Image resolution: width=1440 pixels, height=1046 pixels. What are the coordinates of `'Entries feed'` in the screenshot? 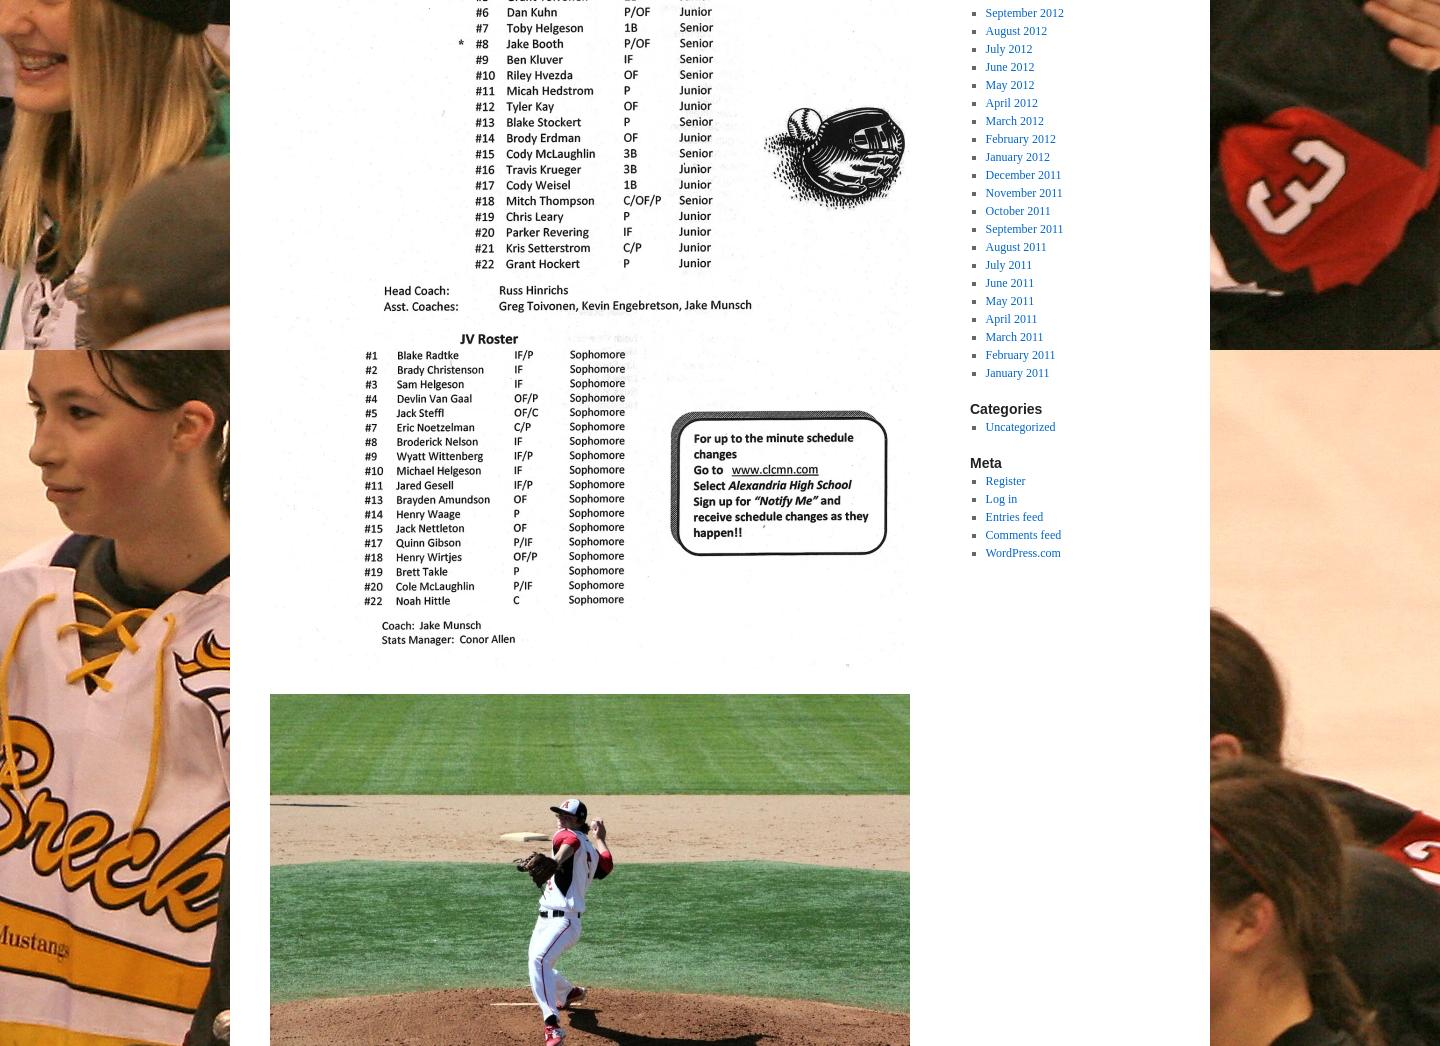 It's located at (1013, 515).